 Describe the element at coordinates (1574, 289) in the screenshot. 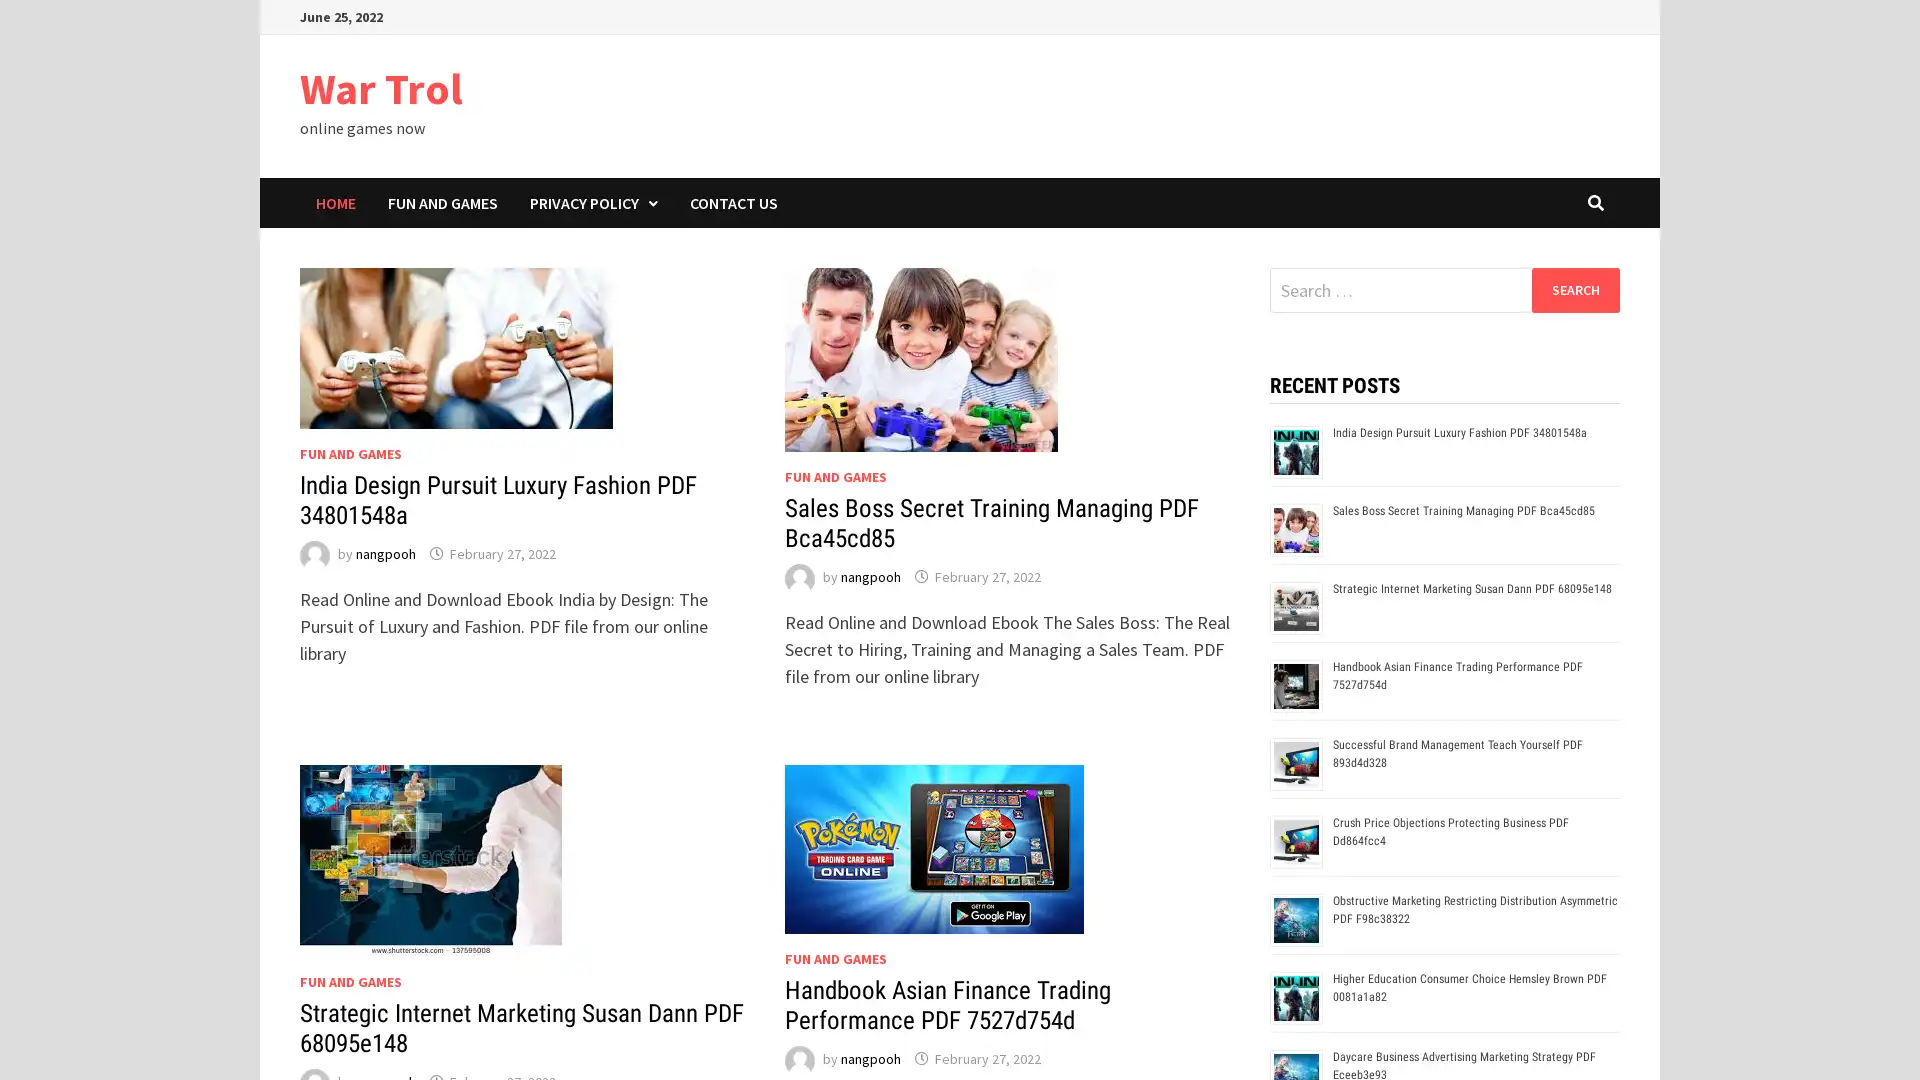

I see `Search` at that location.